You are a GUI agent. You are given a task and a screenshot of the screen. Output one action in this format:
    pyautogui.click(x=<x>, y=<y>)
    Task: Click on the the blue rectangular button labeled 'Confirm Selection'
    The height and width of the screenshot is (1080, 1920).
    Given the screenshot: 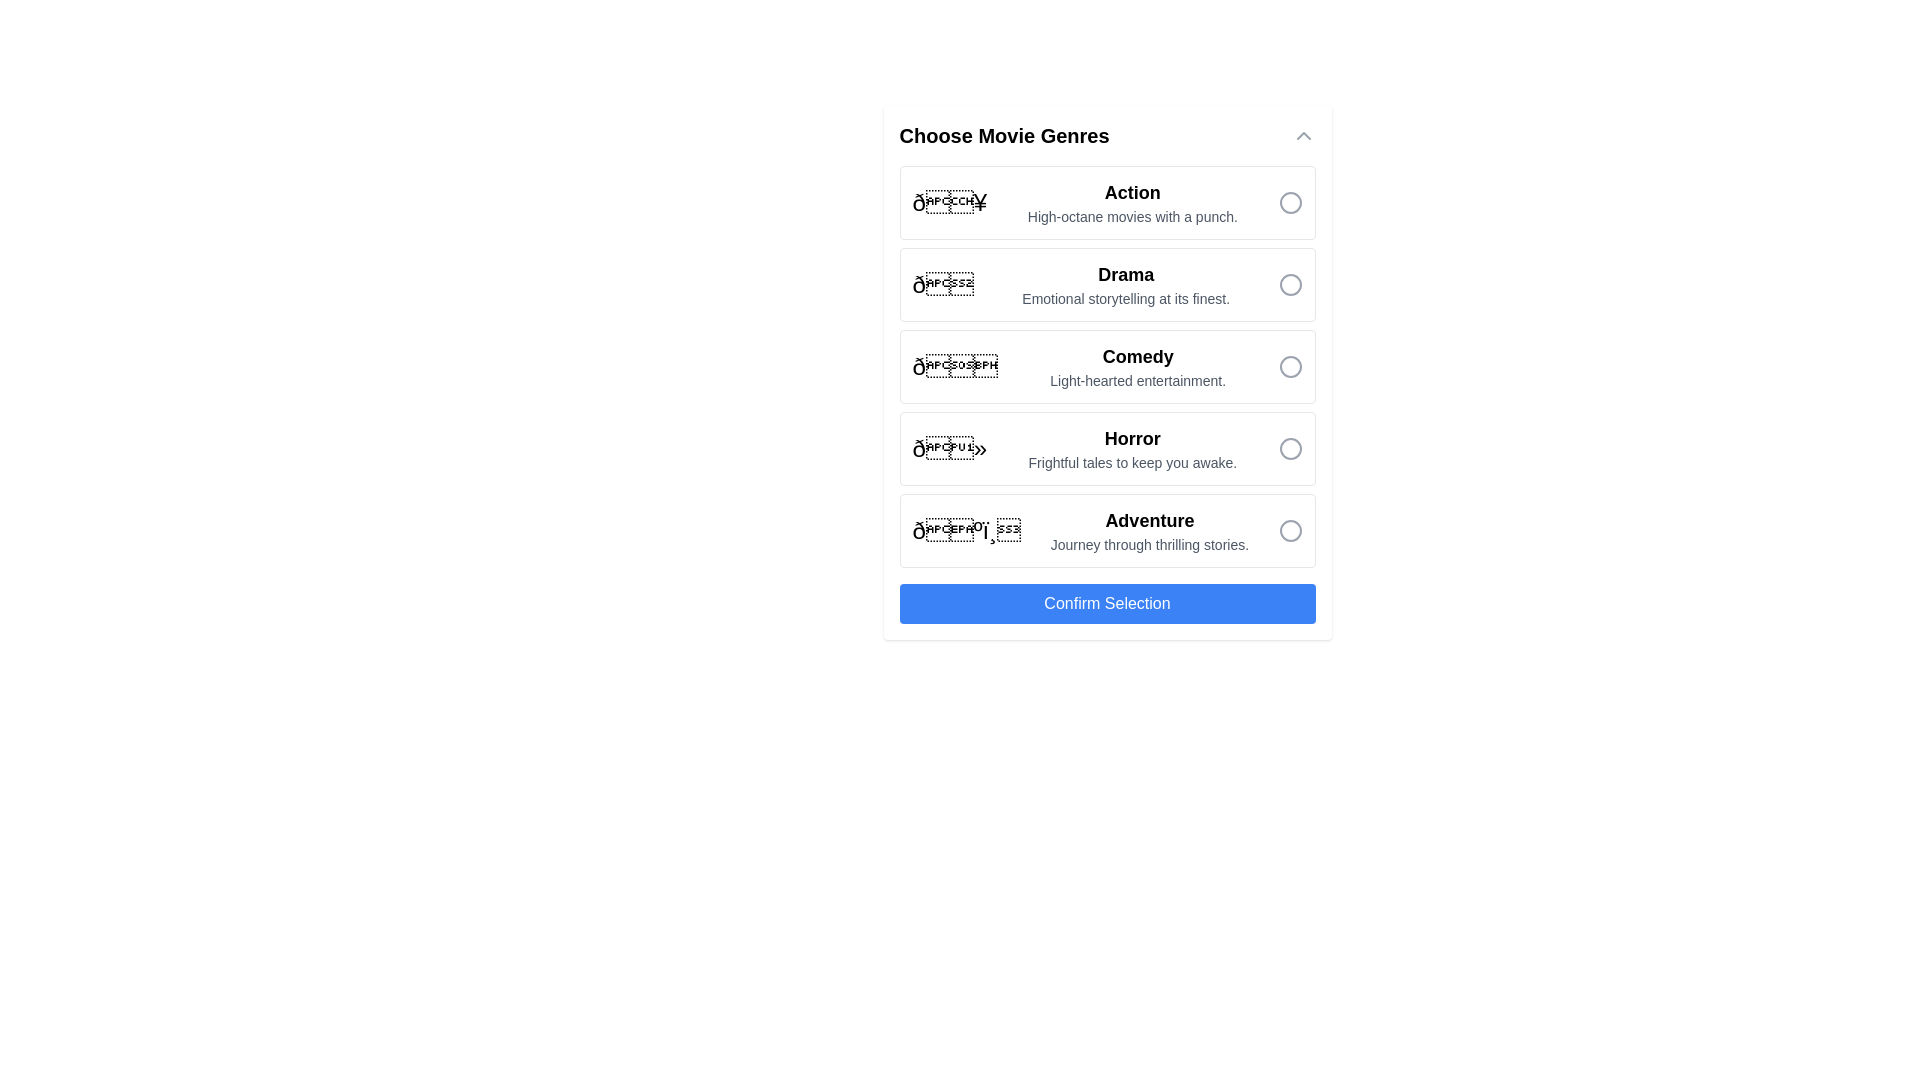 What is the action you would take?
    pyautogui.click(x=1106, y=603)
    